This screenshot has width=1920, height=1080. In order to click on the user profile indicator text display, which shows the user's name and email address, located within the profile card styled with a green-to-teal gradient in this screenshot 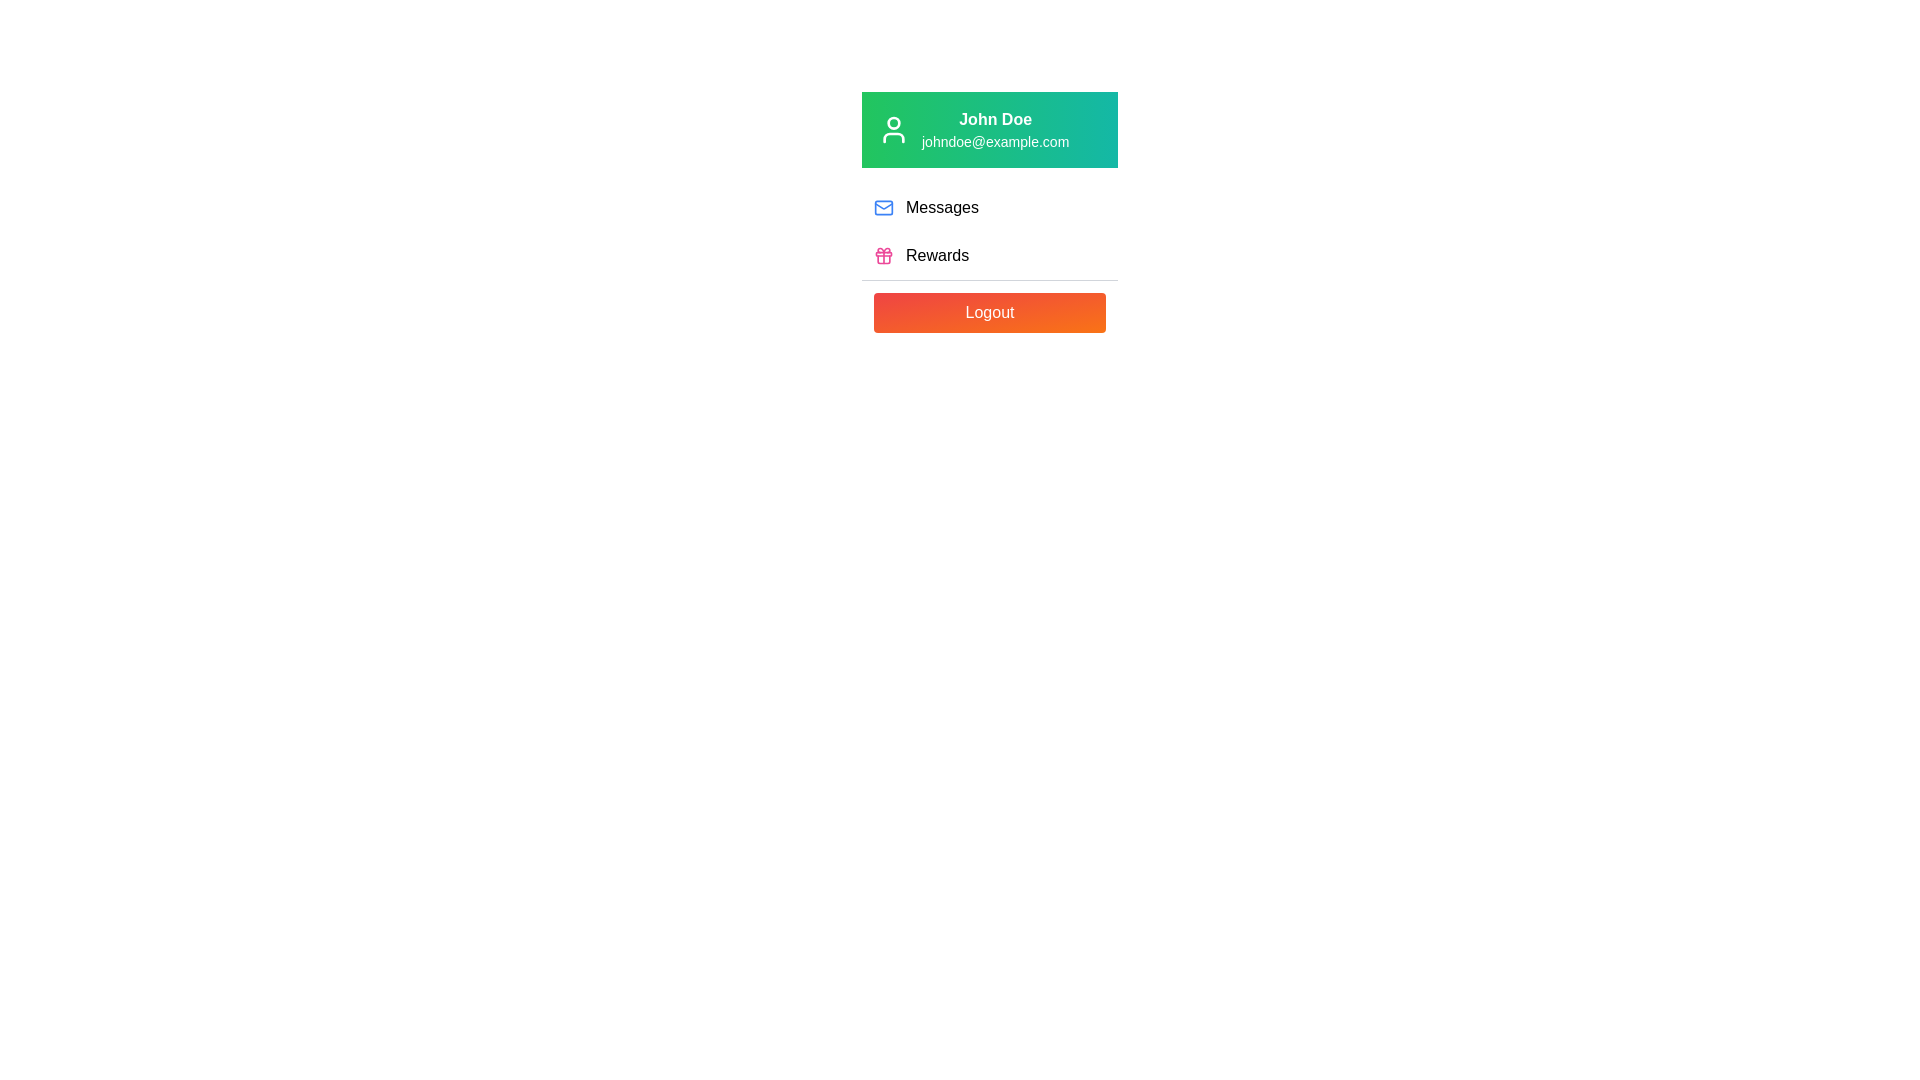, I will do `click(995, 130)`.